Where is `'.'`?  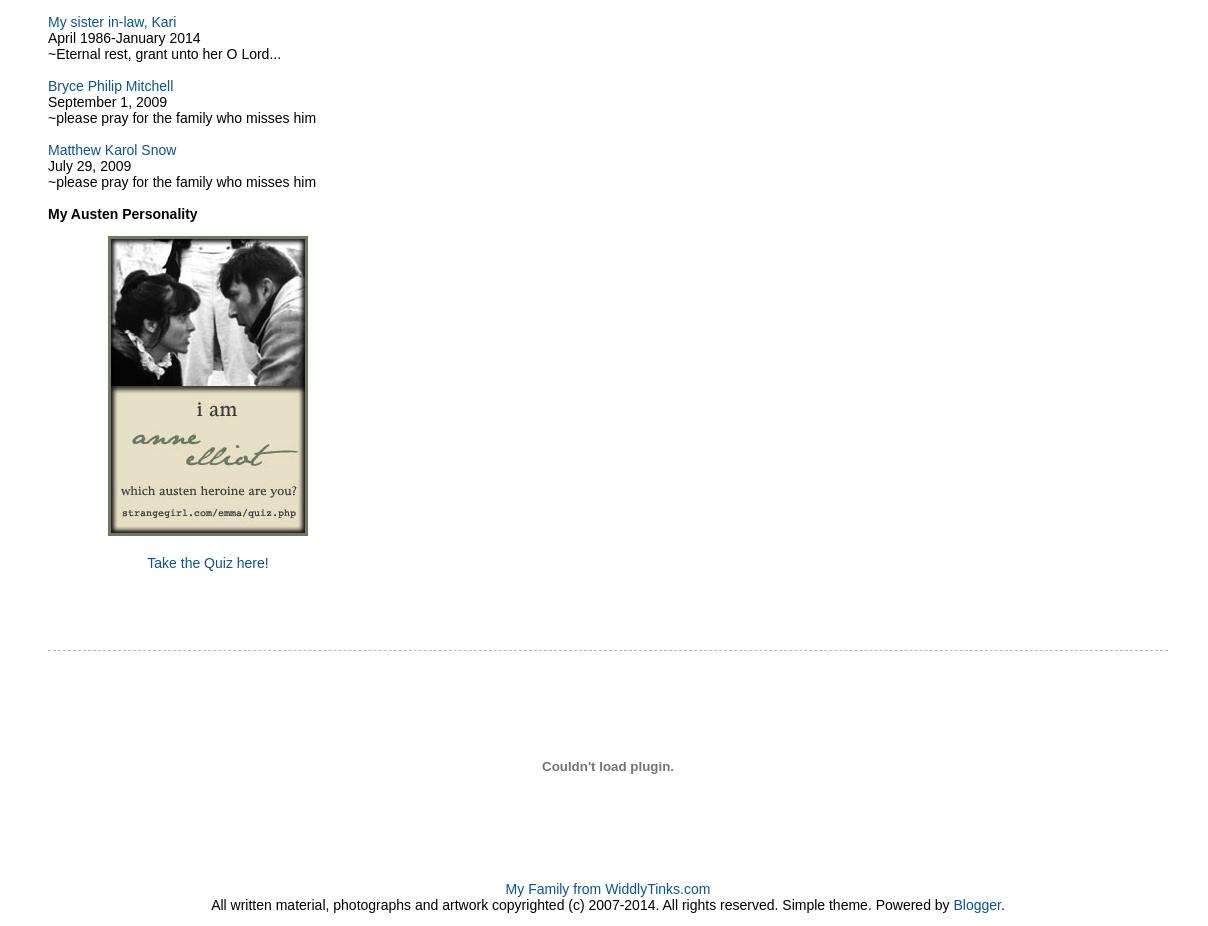 '.' is located at coordinates (1001, 904).